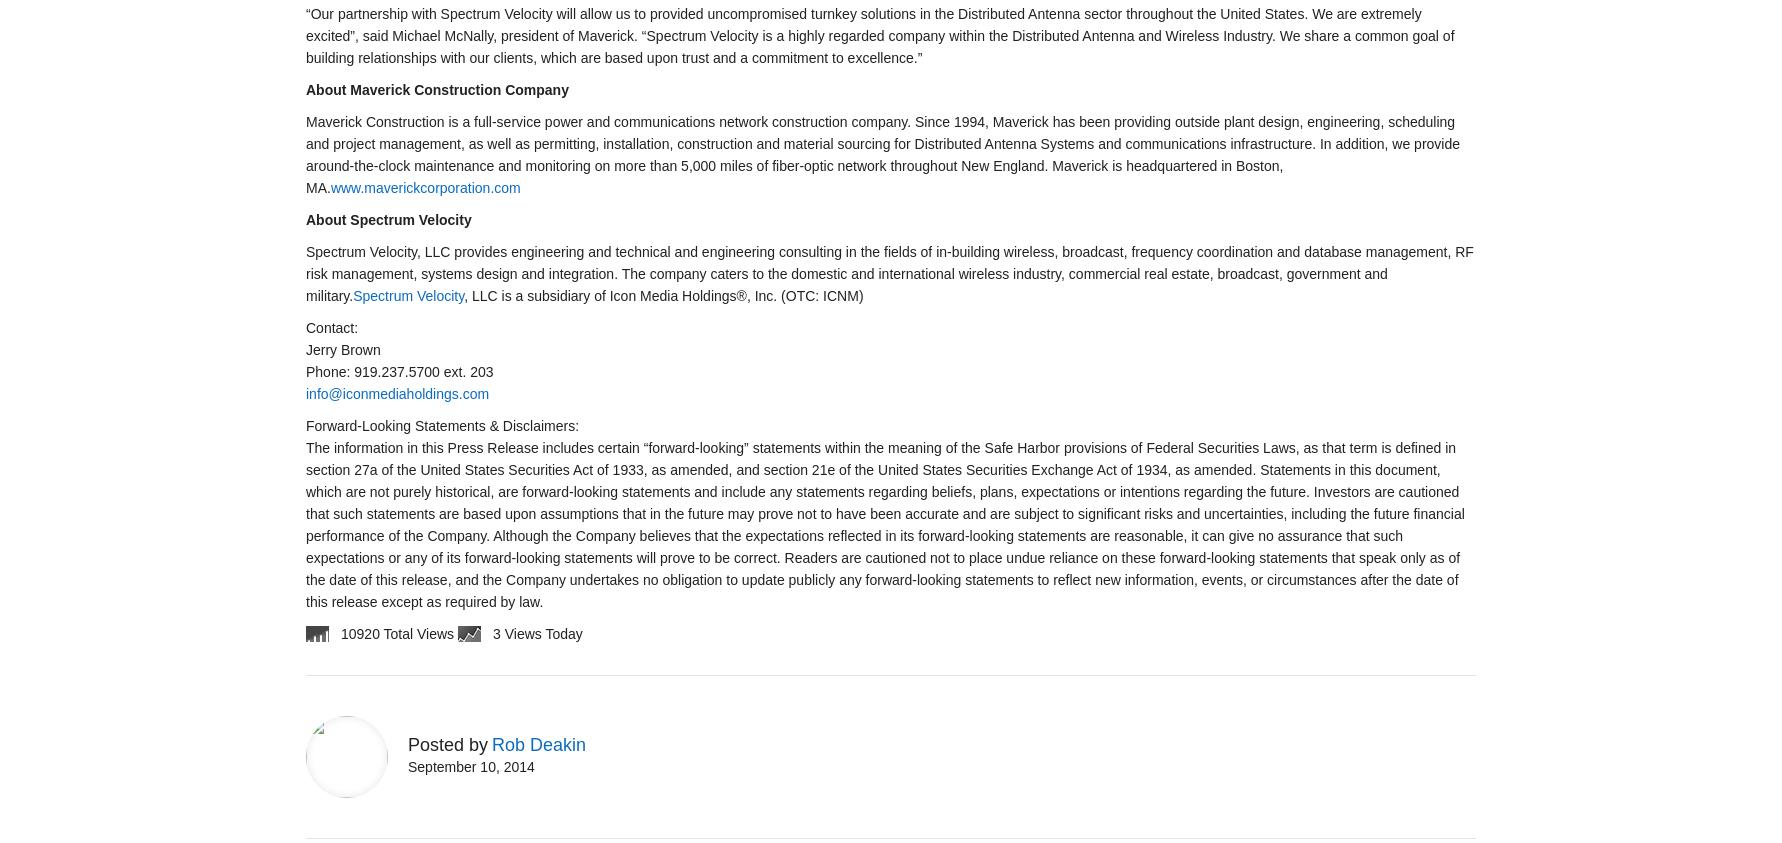  What do you see at coordinates (425, 187) in the screenshot?
I see `'www.maverickcorporation.com'` at bounding box center [425, 187].